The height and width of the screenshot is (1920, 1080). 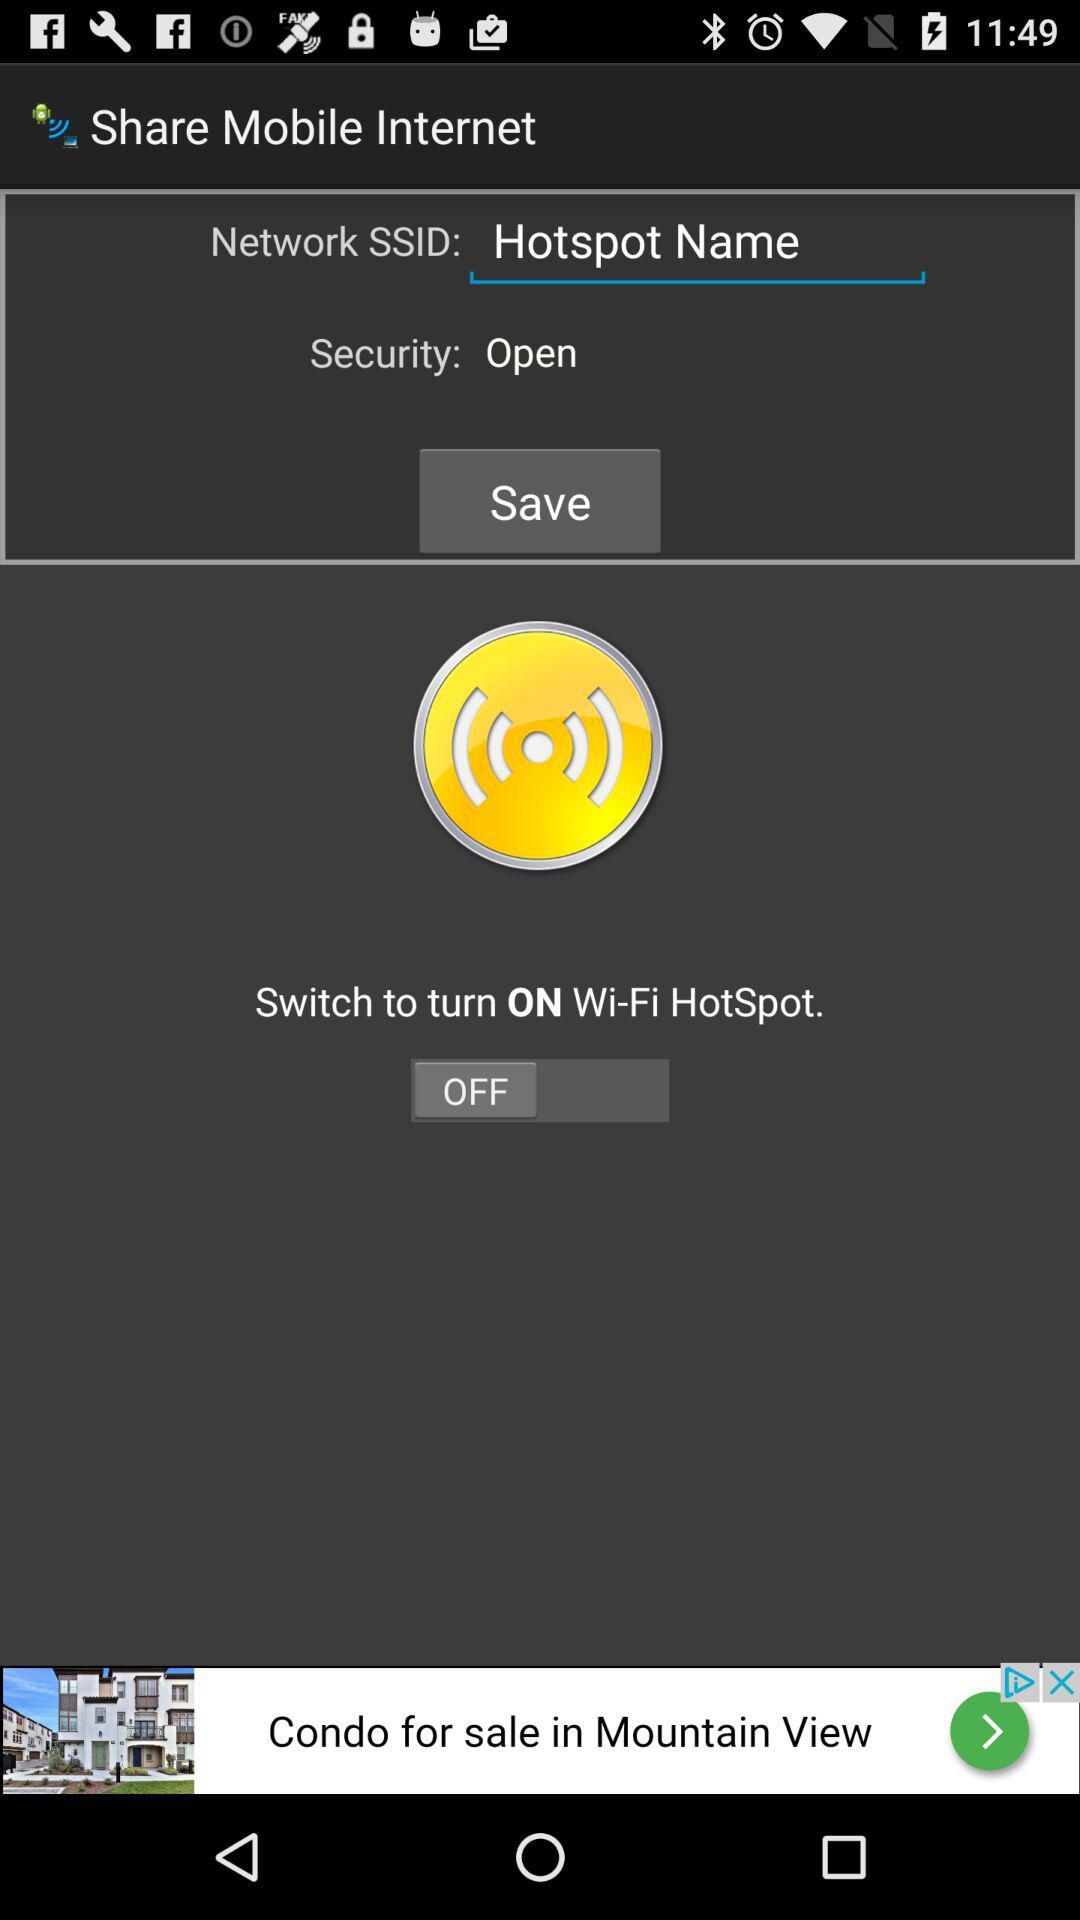 What do you see at coordinates (540, 1727) in the screenshot?
I see `open the advertisements` at bounding box center [540, 1727].